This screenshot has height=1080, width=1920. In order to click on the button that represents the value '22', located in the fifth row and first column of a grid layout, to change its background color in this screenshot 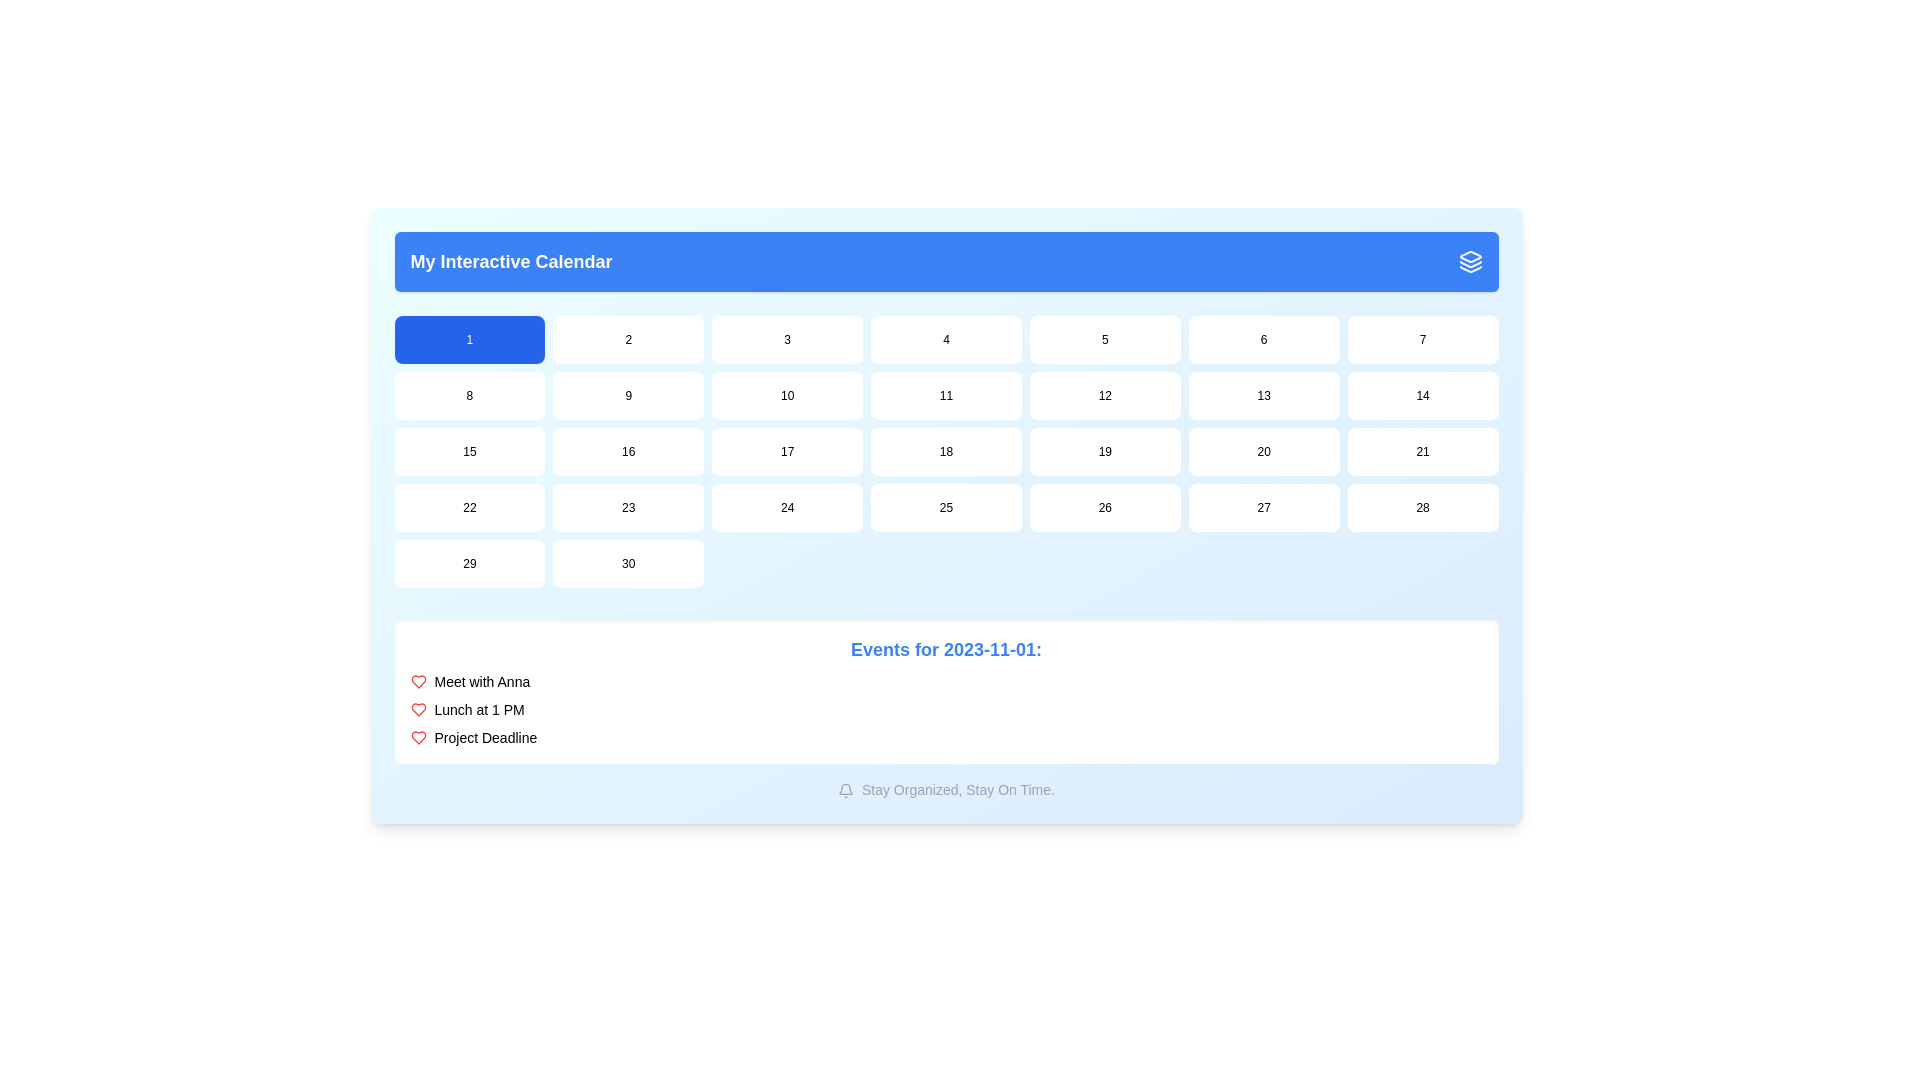, I will do `click(468, 507)`.